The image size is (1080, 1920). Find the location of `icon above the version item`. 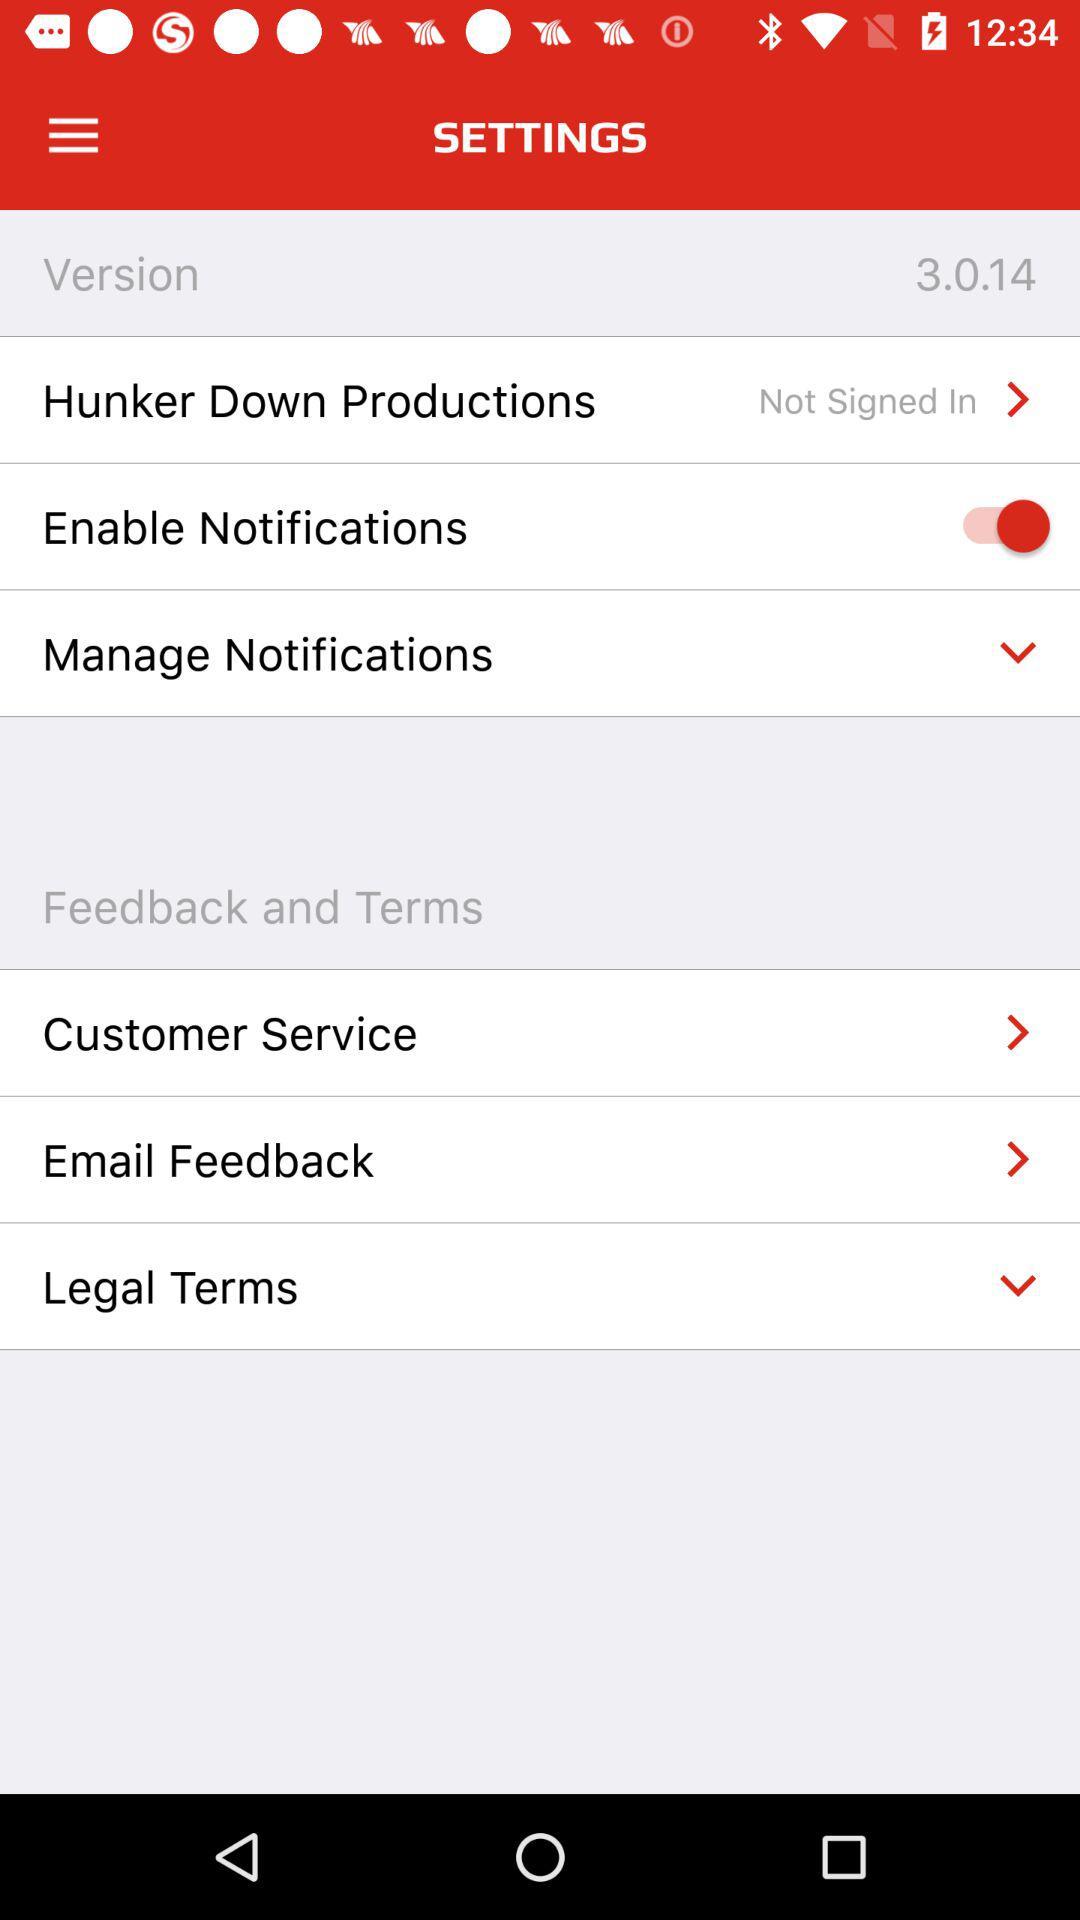

icon above the version item is located at coordinates (72, 135).